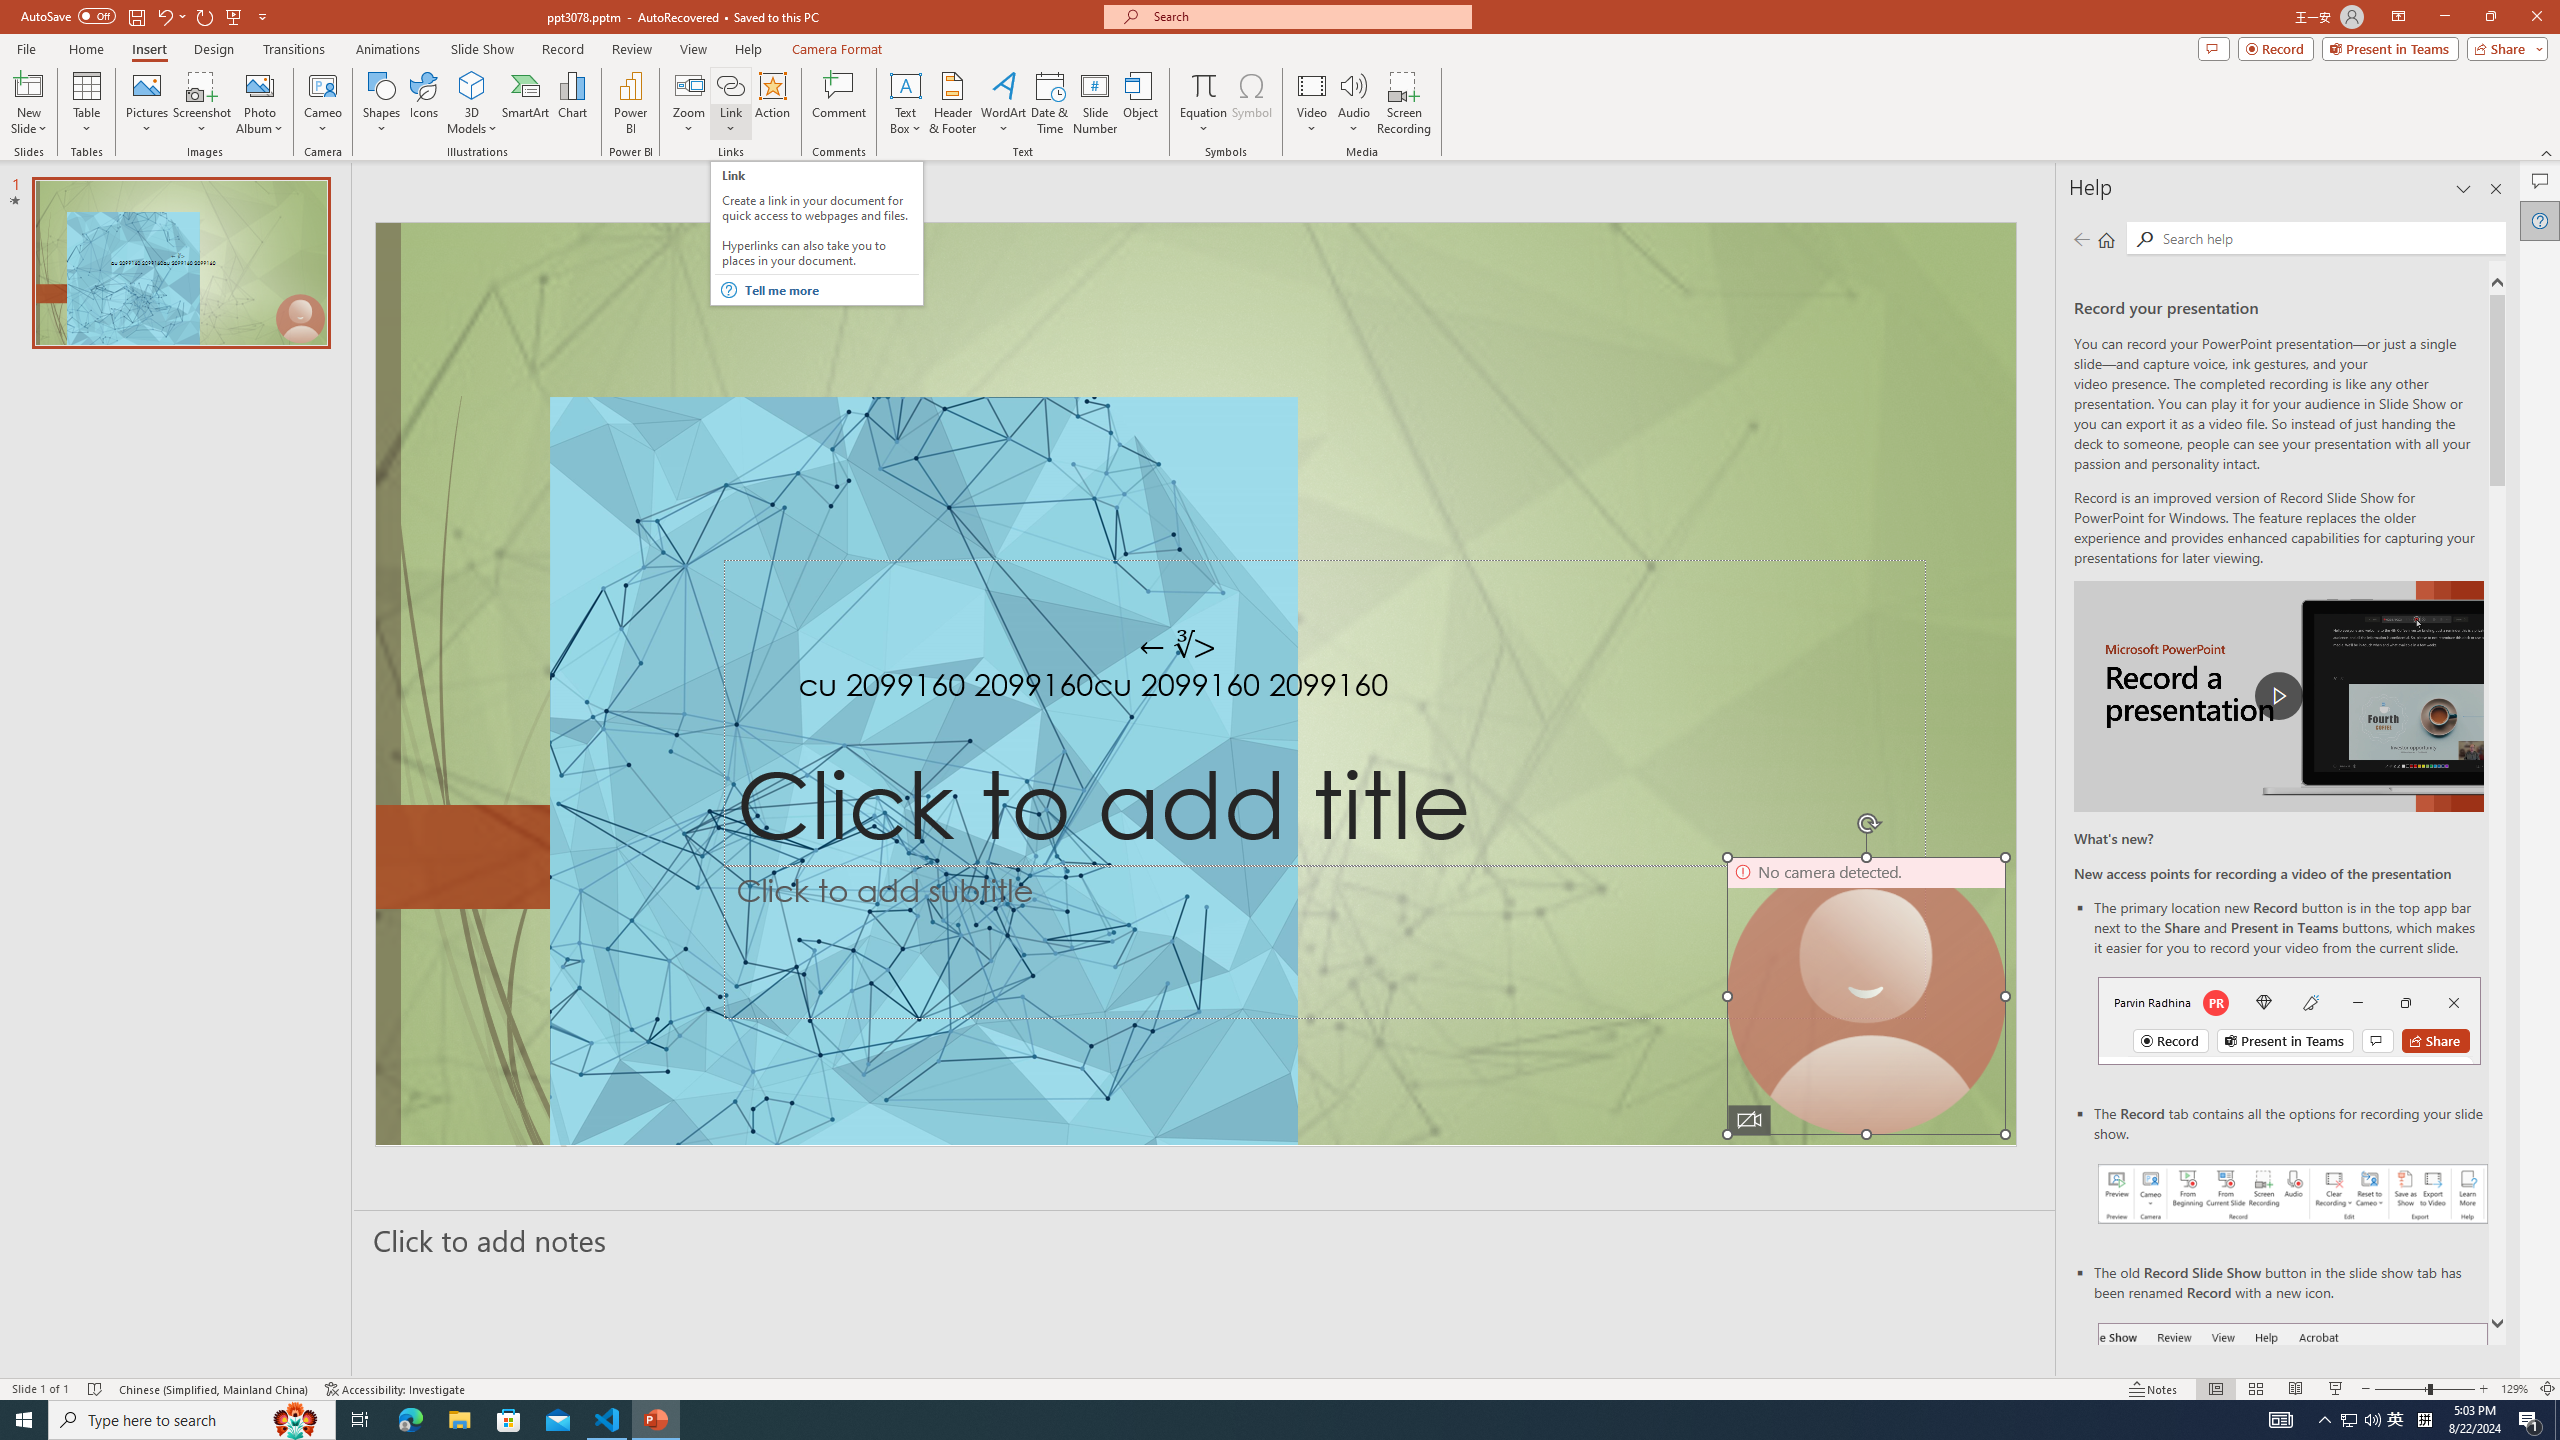 The height and width of the screenshot is (1440, 2560). I want to click on 'WordArt', so click(1002, 103).